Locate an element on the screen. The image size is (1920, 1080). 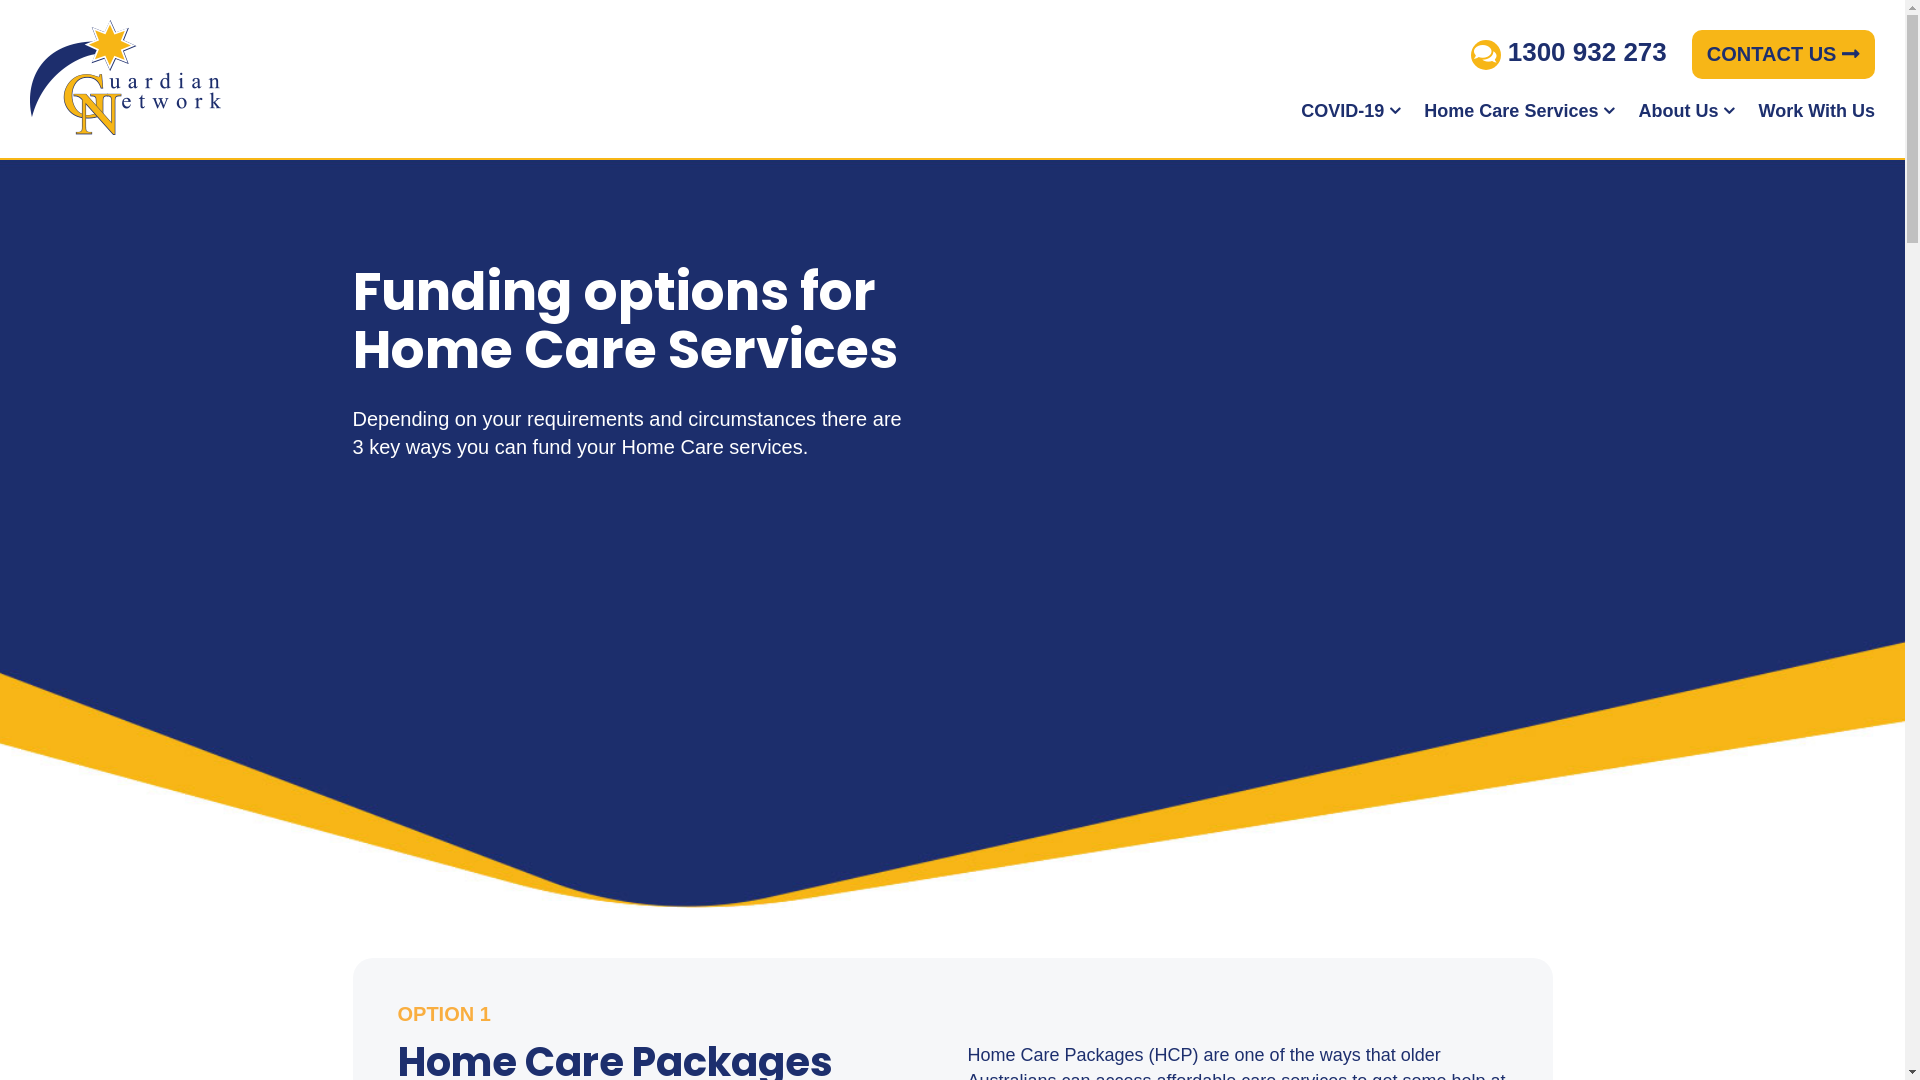
'1300 932 273' is located at coordinates (1568, 50).